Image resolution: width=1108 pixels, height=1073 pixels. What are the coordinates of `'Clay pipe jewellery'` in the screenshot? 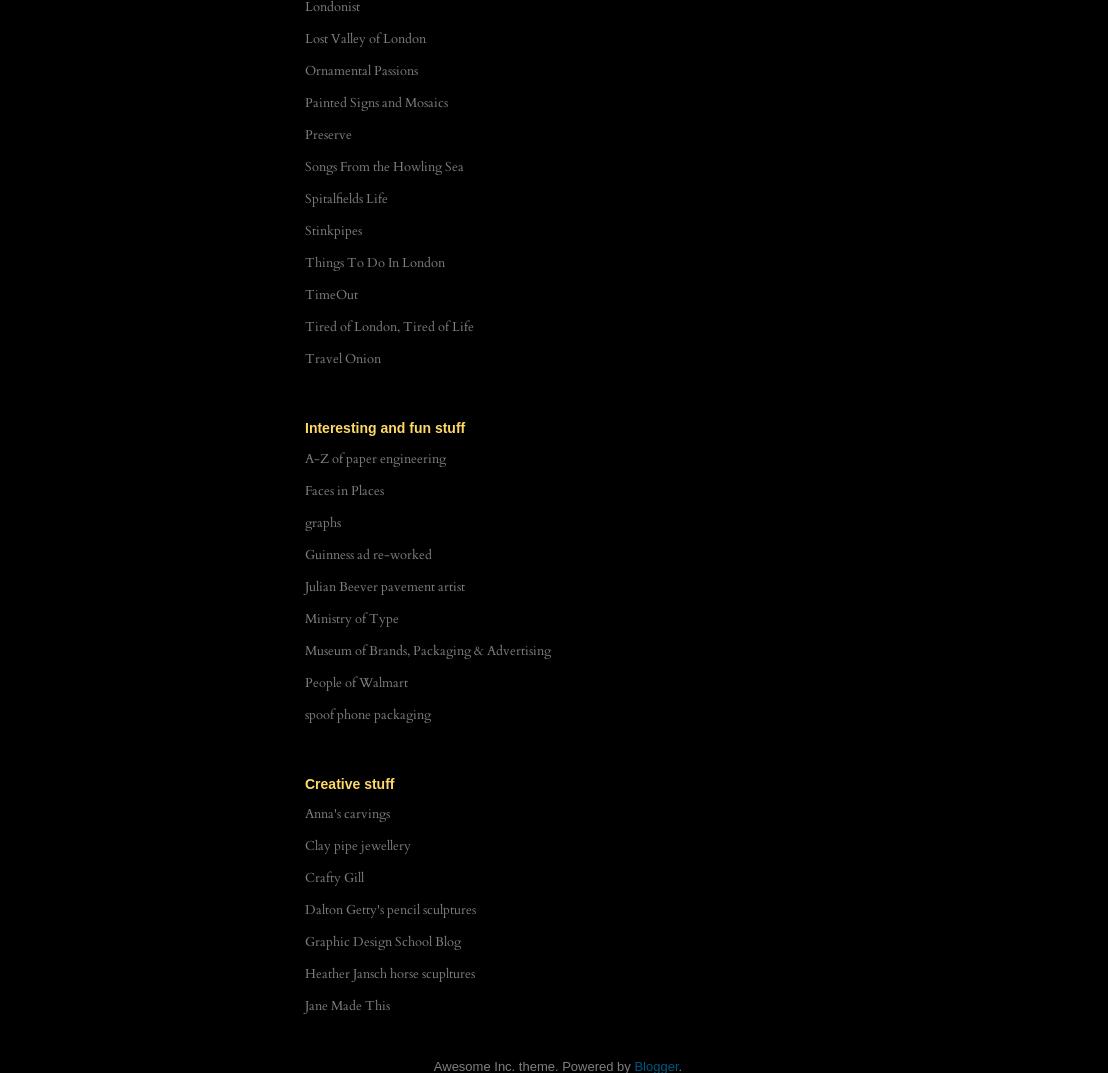 It's located at (356, 844).